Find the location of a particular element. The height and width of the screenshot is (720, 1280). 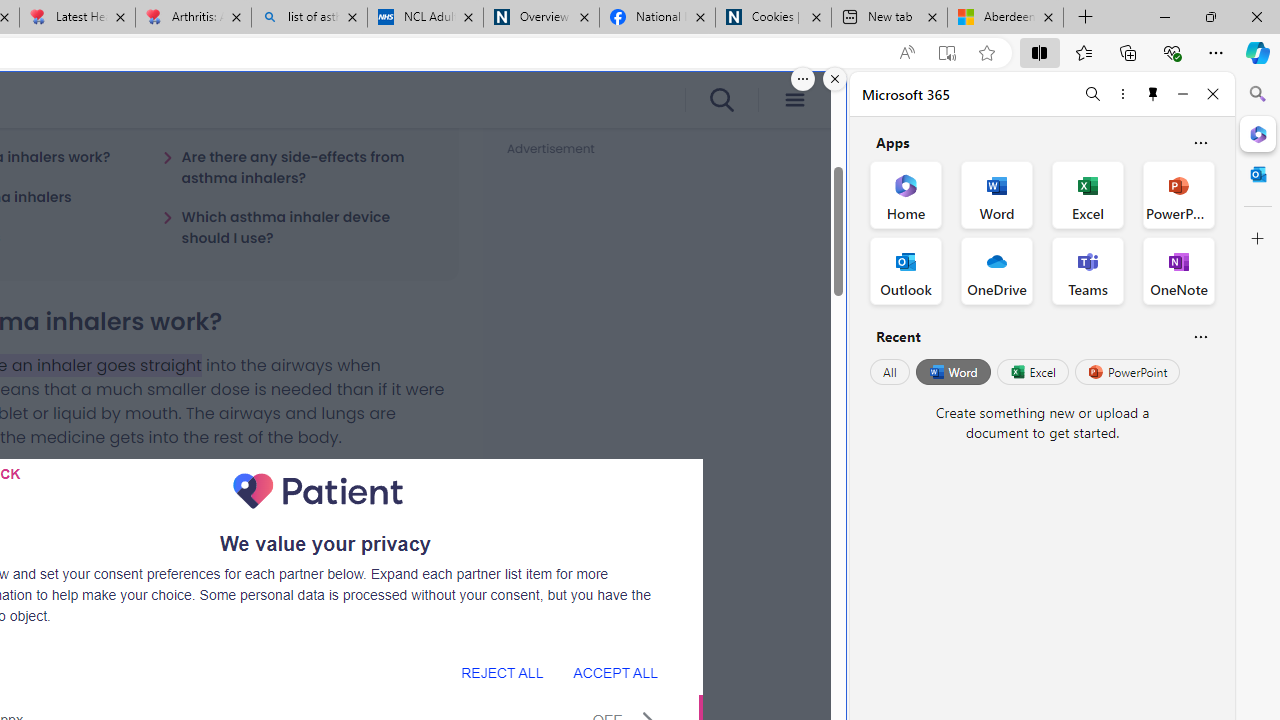

'Enter Immersive Reader (F9)' is located at coordinates (945, 52).